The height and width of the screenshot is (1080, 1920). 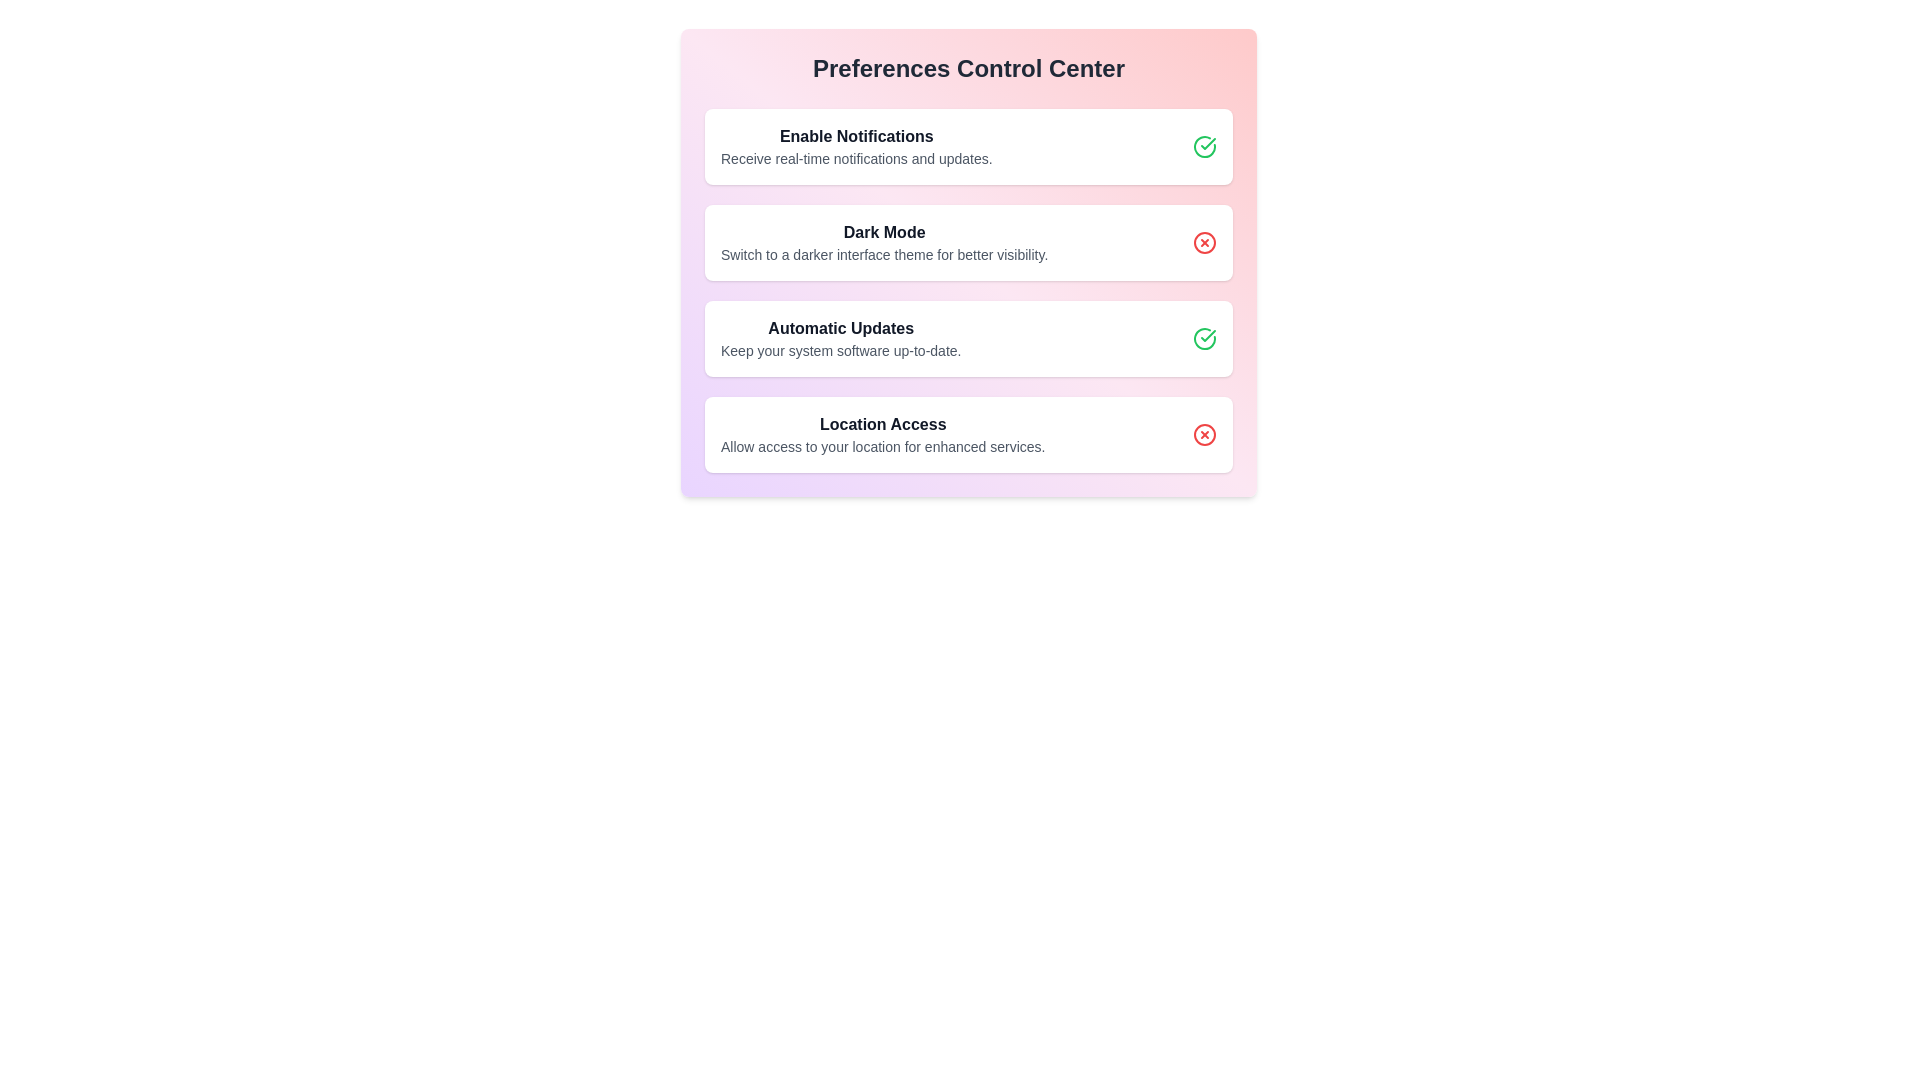 What do you see at coordinates (882, 434) in the screenshot?
I see `descriptive text block that contains 'Location Access' and 'Allow access to your location for enhanced services.' located in the Preferences Control Center modal, under the Automatic Updates section` at bounding box center [882, 434].